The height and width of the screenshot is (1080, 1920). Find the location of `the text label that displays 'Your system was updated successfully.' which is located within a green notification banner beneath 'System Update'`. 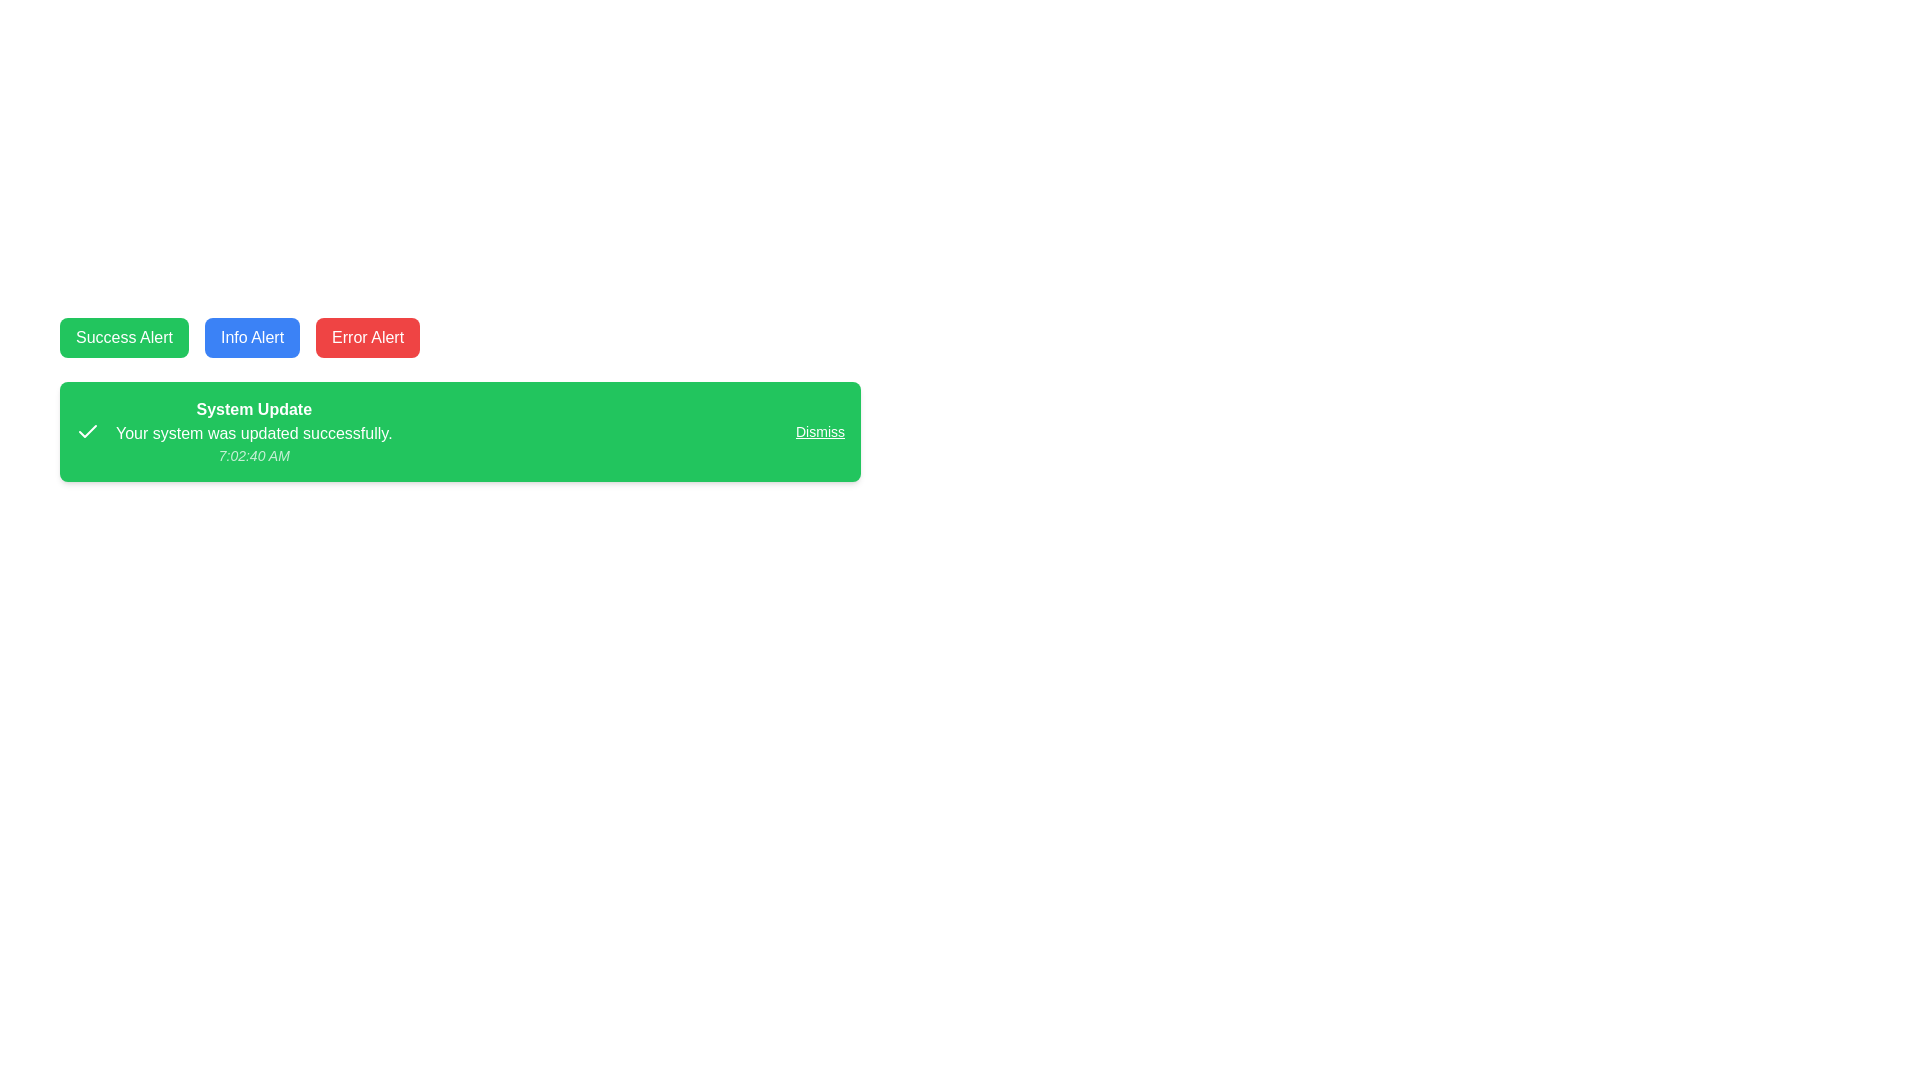

the text label that displays 'Your system was updated successfully.' which is located within a green notification banner beneath 'System Update' is located at coordinates (253, 433).